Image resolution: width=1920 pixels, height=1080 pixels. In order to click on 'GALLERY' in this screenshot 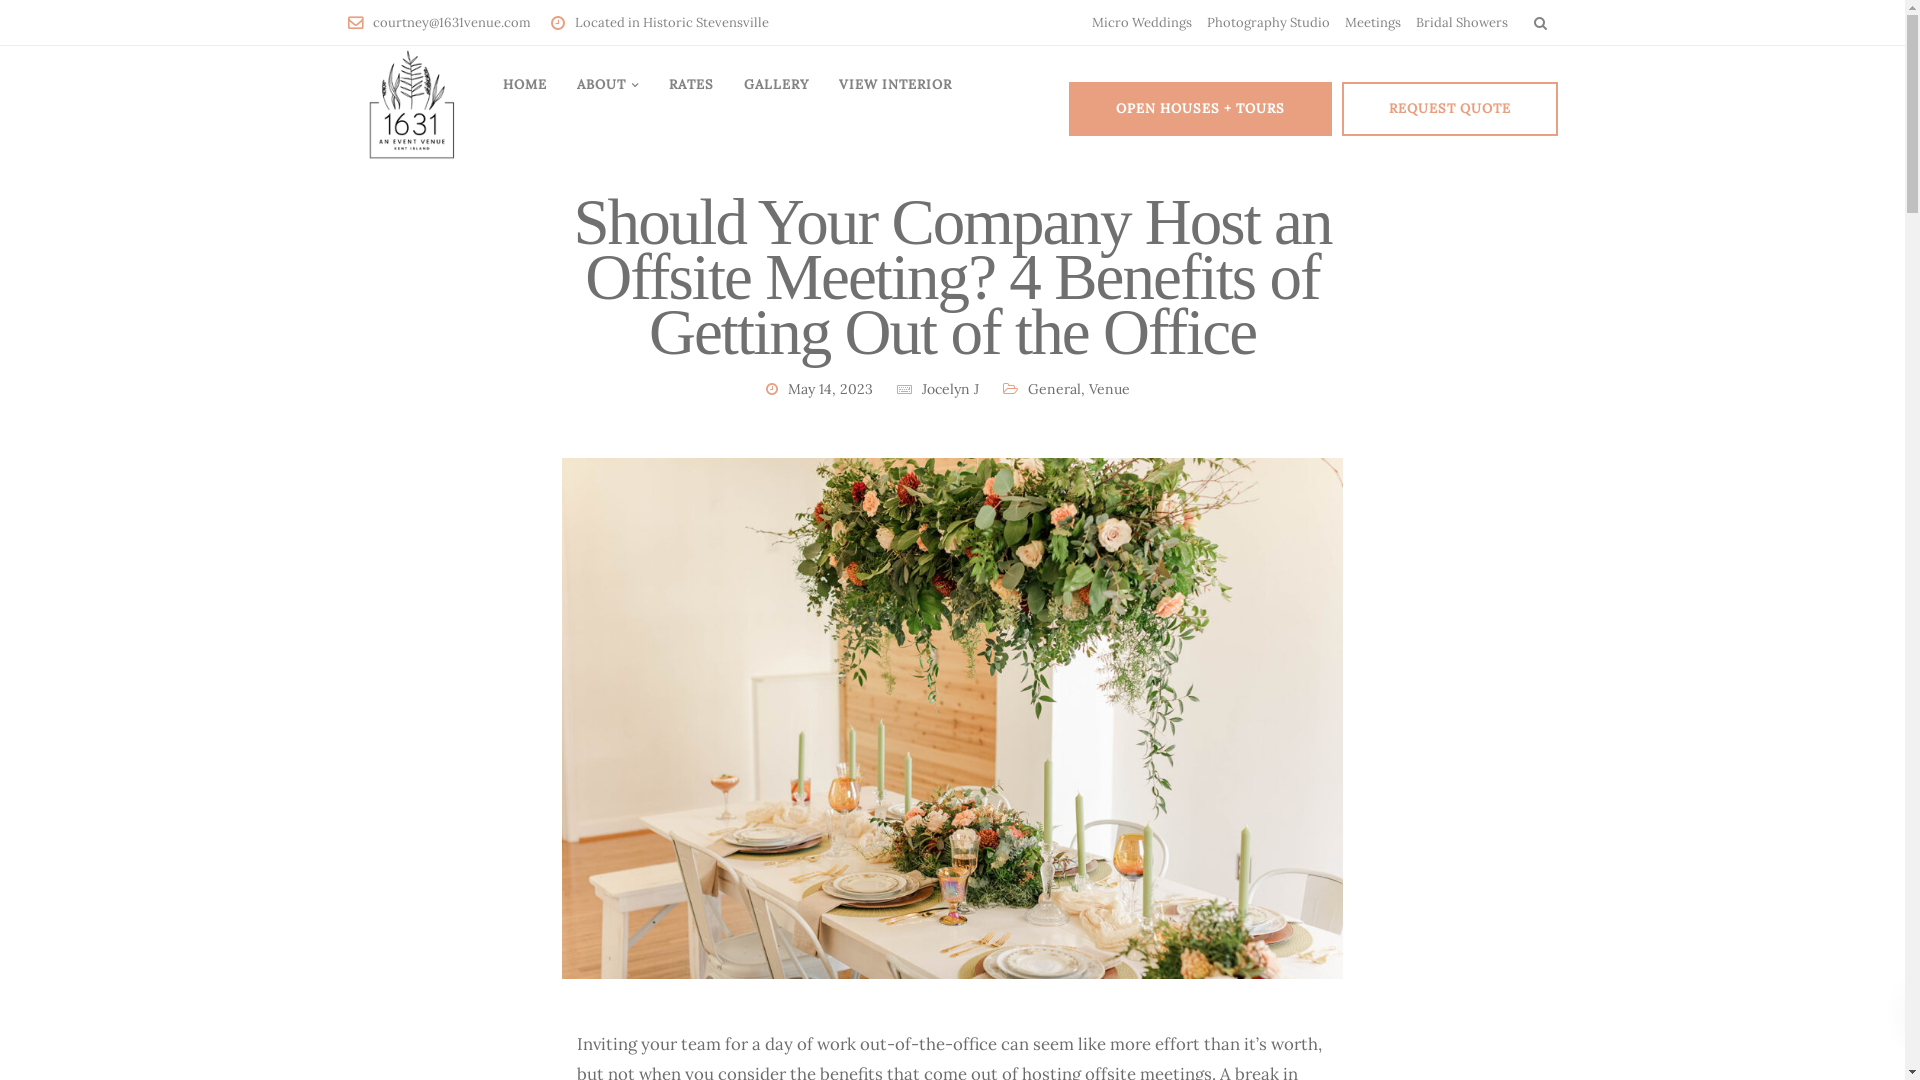, I will do `click(774, 83)`.